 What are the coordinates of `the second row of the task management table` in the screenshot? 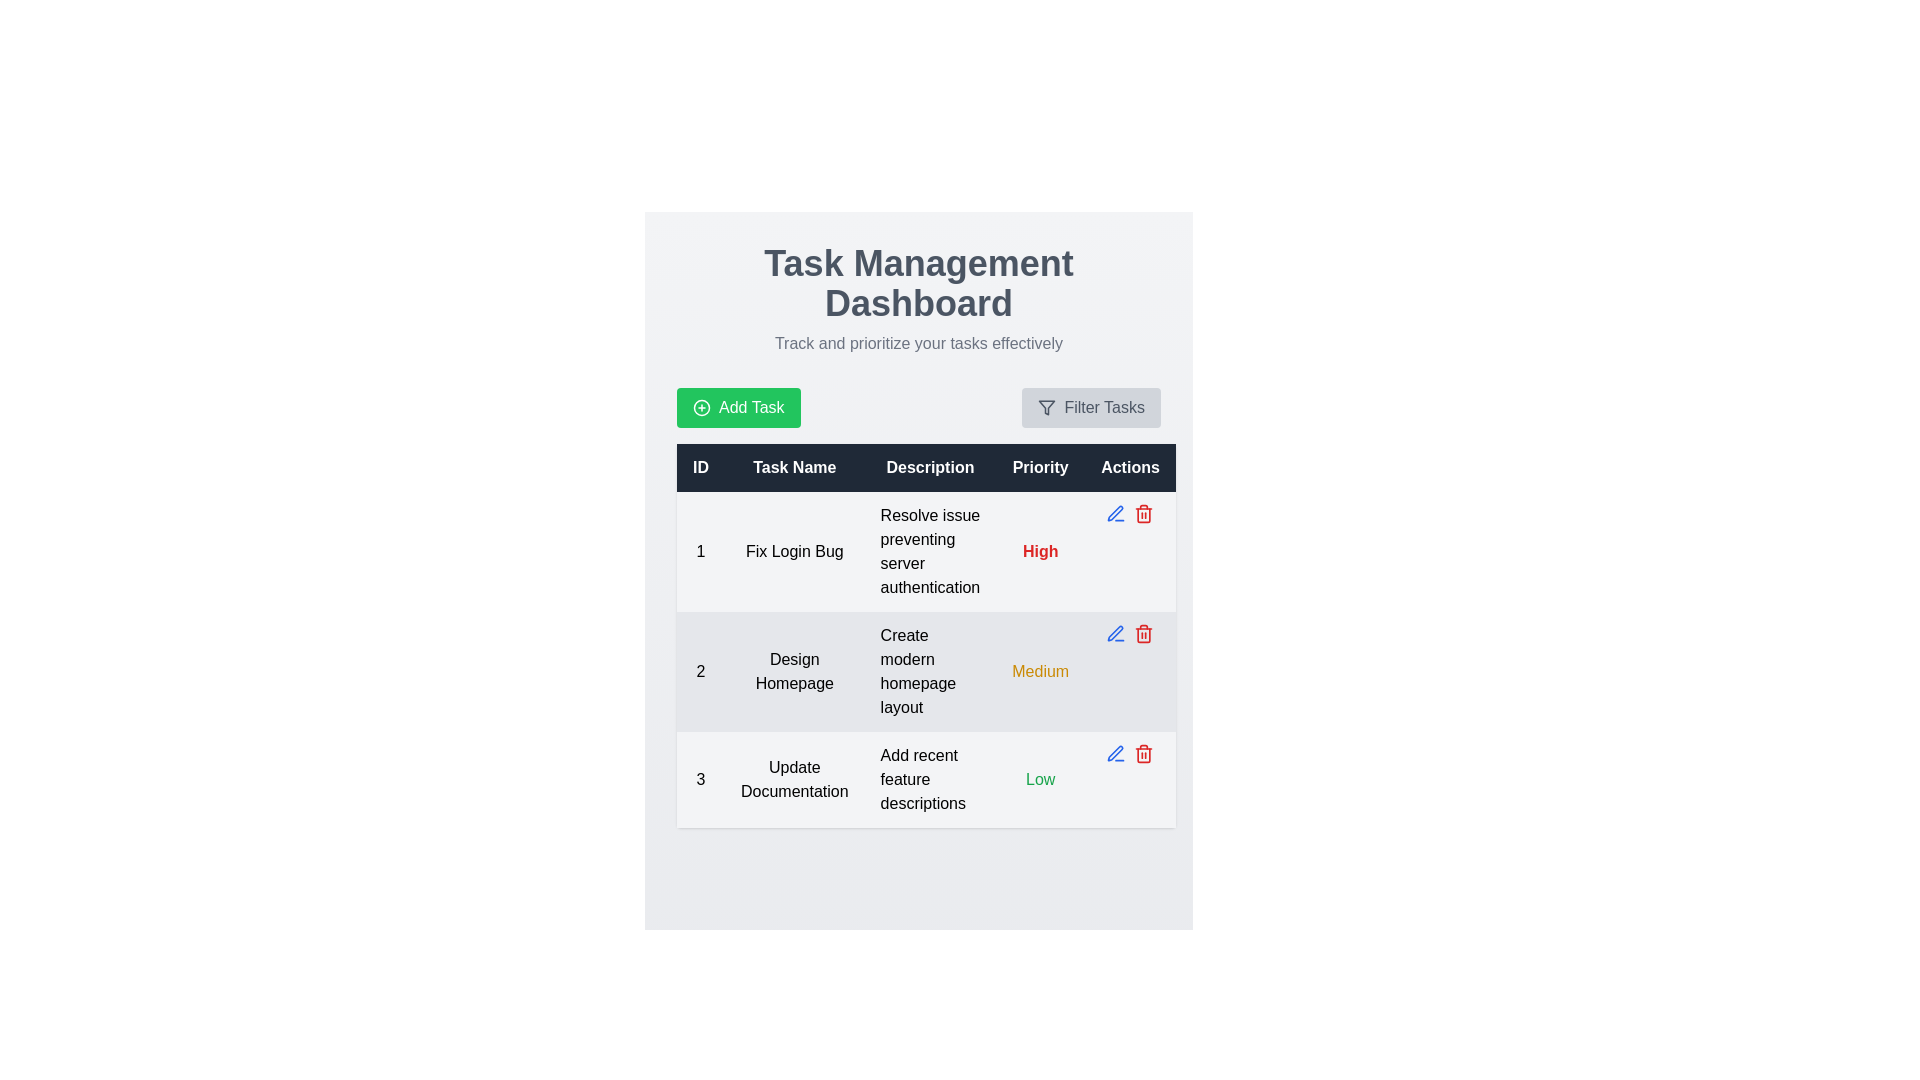 It's located at (925, 671).